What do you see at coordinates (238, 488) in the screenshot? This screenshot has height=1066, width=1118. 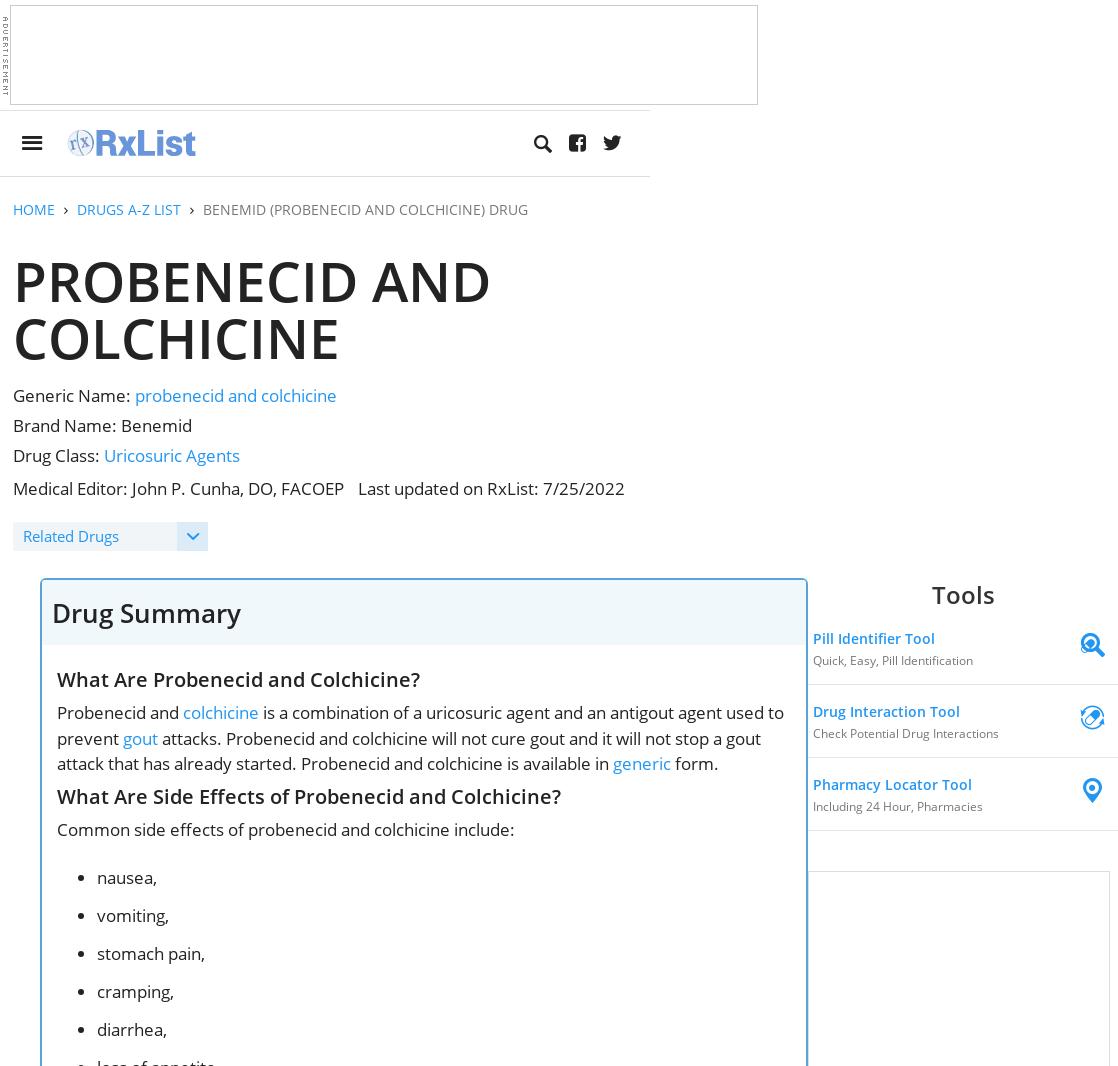 I see `'John P. Cunha, DO, FACOEP'` at bounding box center [238, 488].